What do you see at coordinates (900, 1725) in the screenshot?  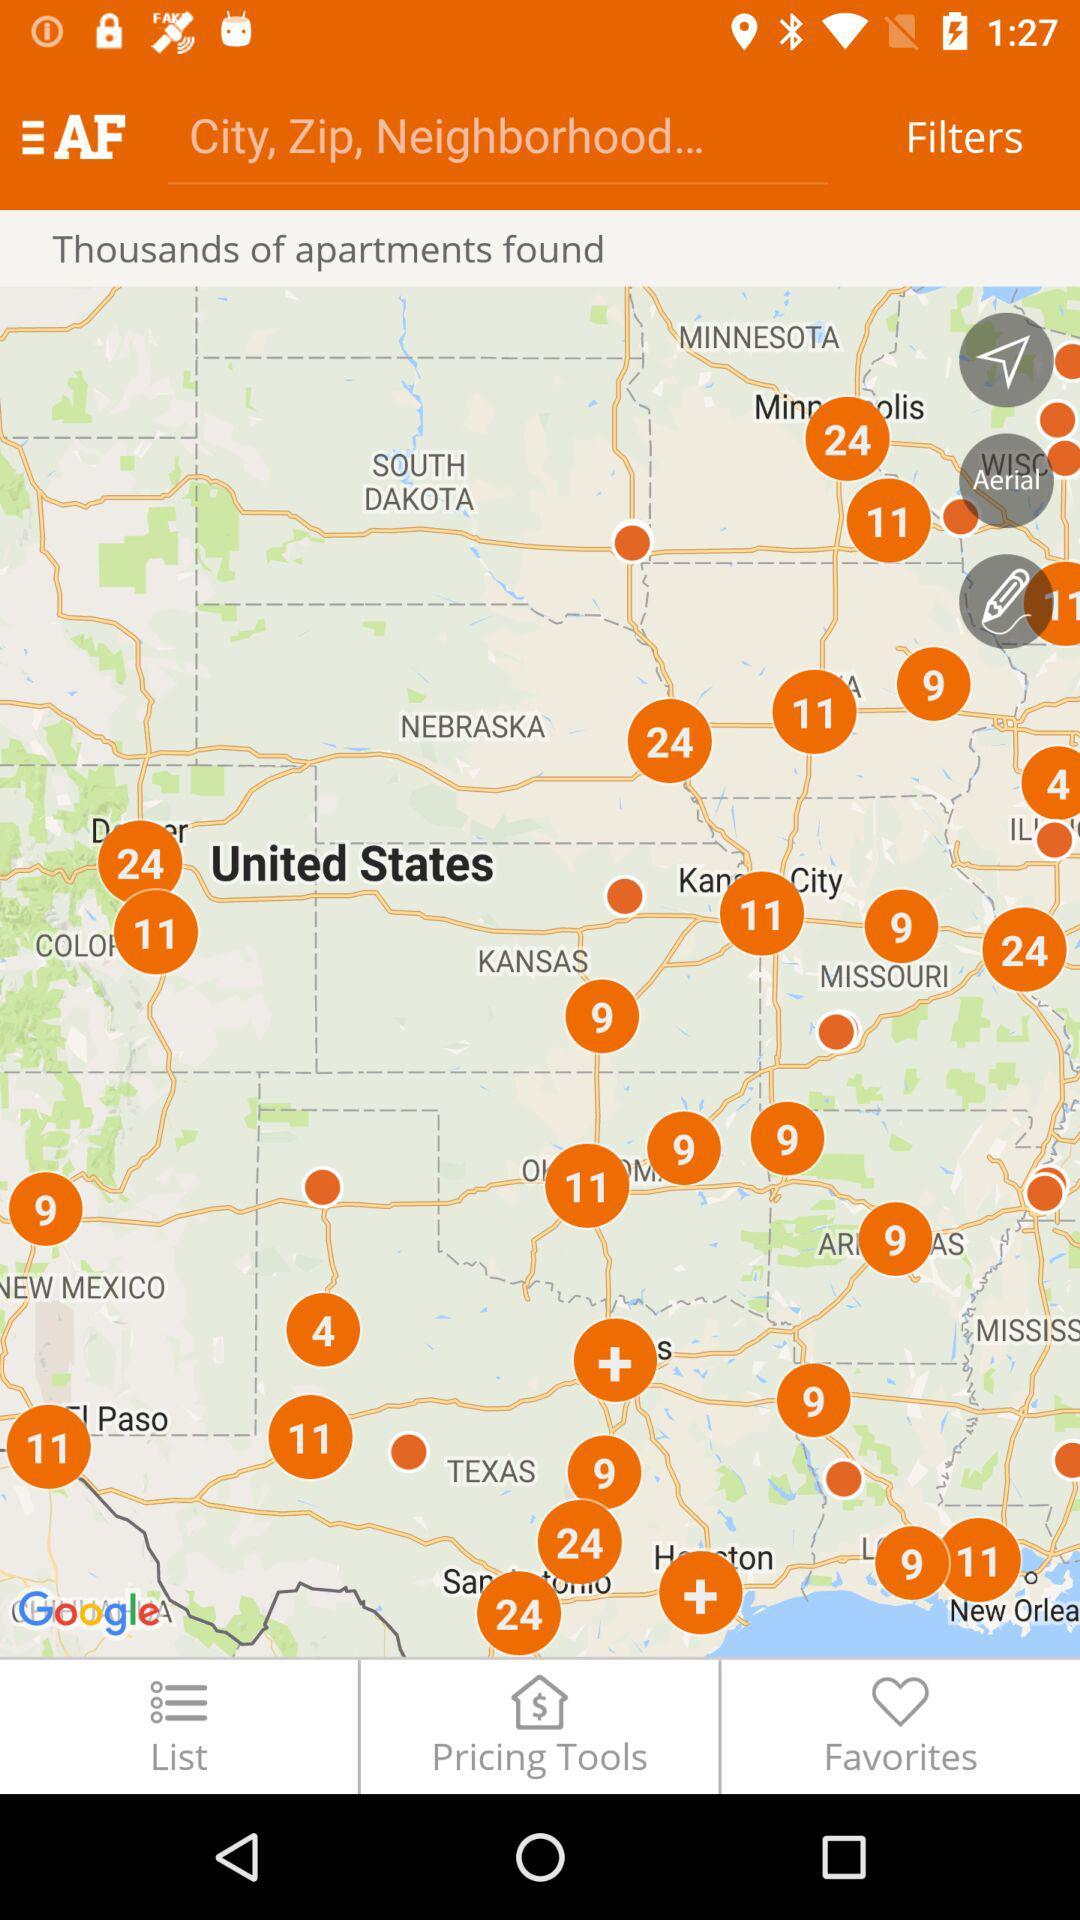 I see `the favorites item` at bounding box center [900, 1725].